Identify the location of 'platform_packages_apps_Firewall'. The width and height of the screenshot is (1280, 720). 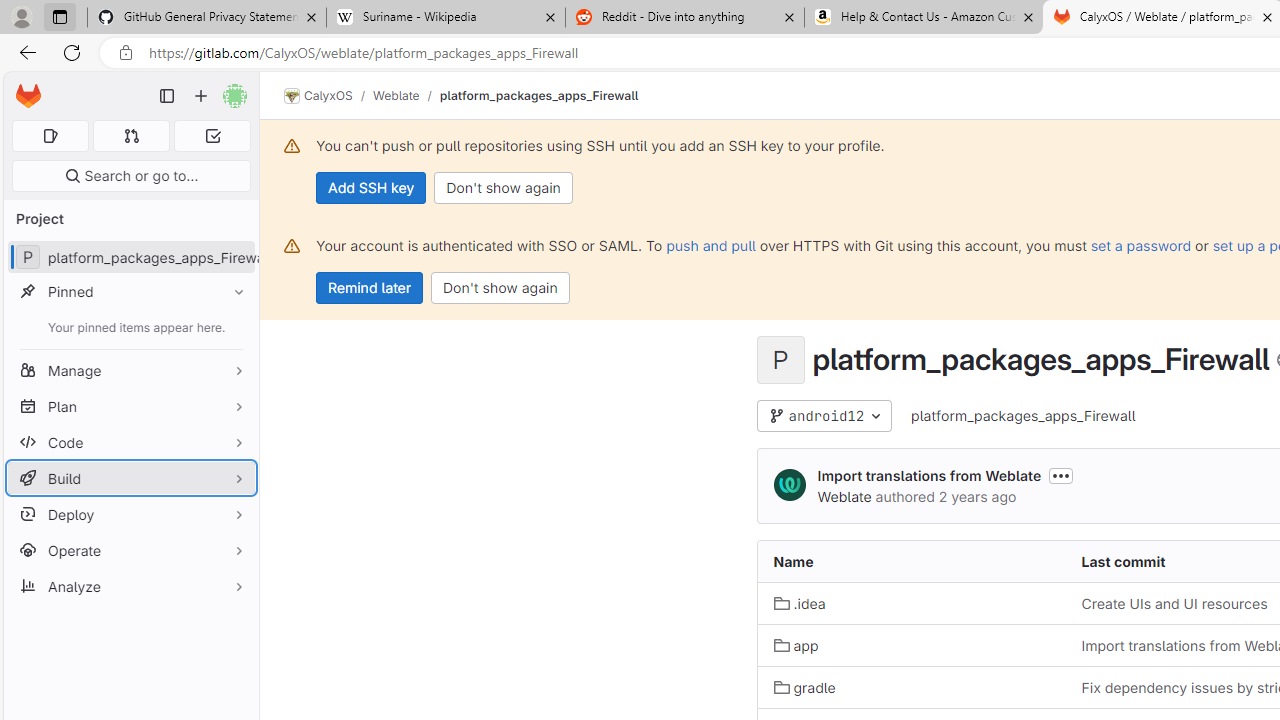
(1024, 414).